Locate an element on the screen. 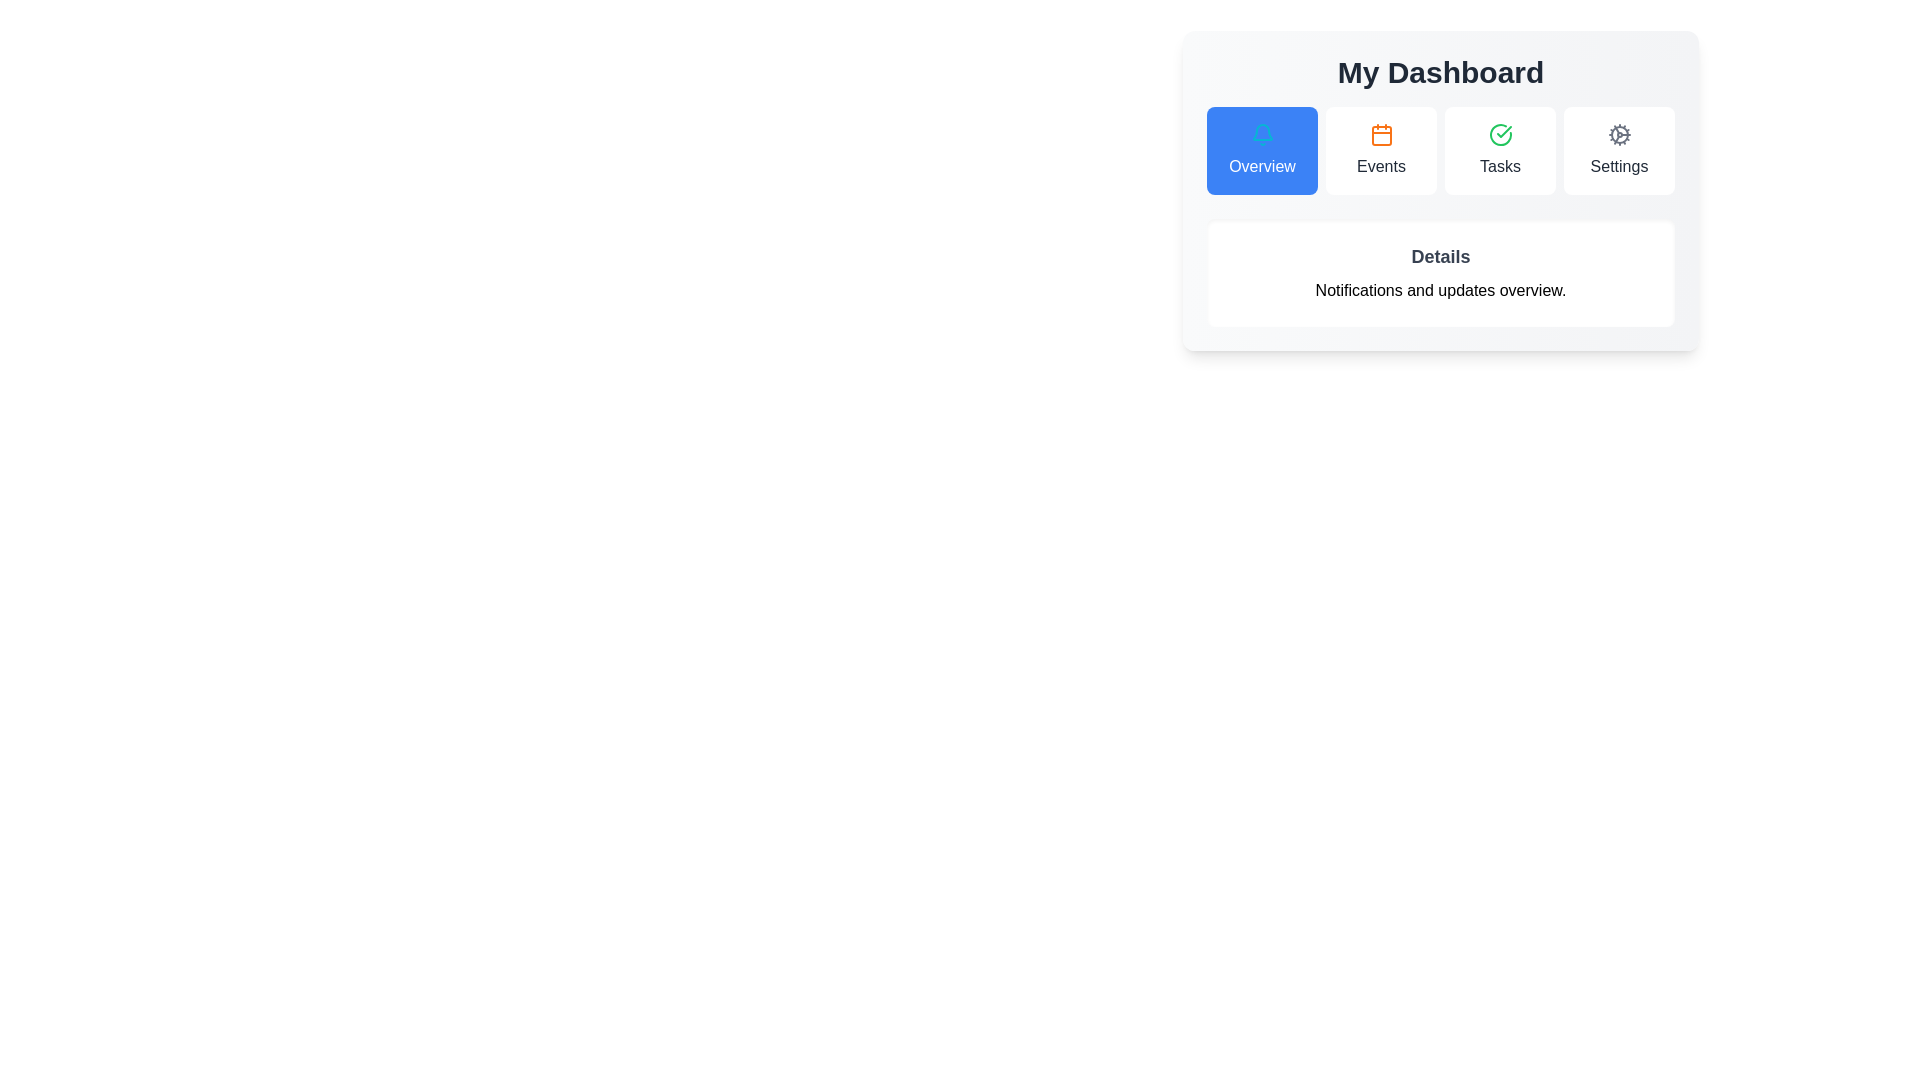  the tab button labeled Settings is located at coordinates (1619, 149).